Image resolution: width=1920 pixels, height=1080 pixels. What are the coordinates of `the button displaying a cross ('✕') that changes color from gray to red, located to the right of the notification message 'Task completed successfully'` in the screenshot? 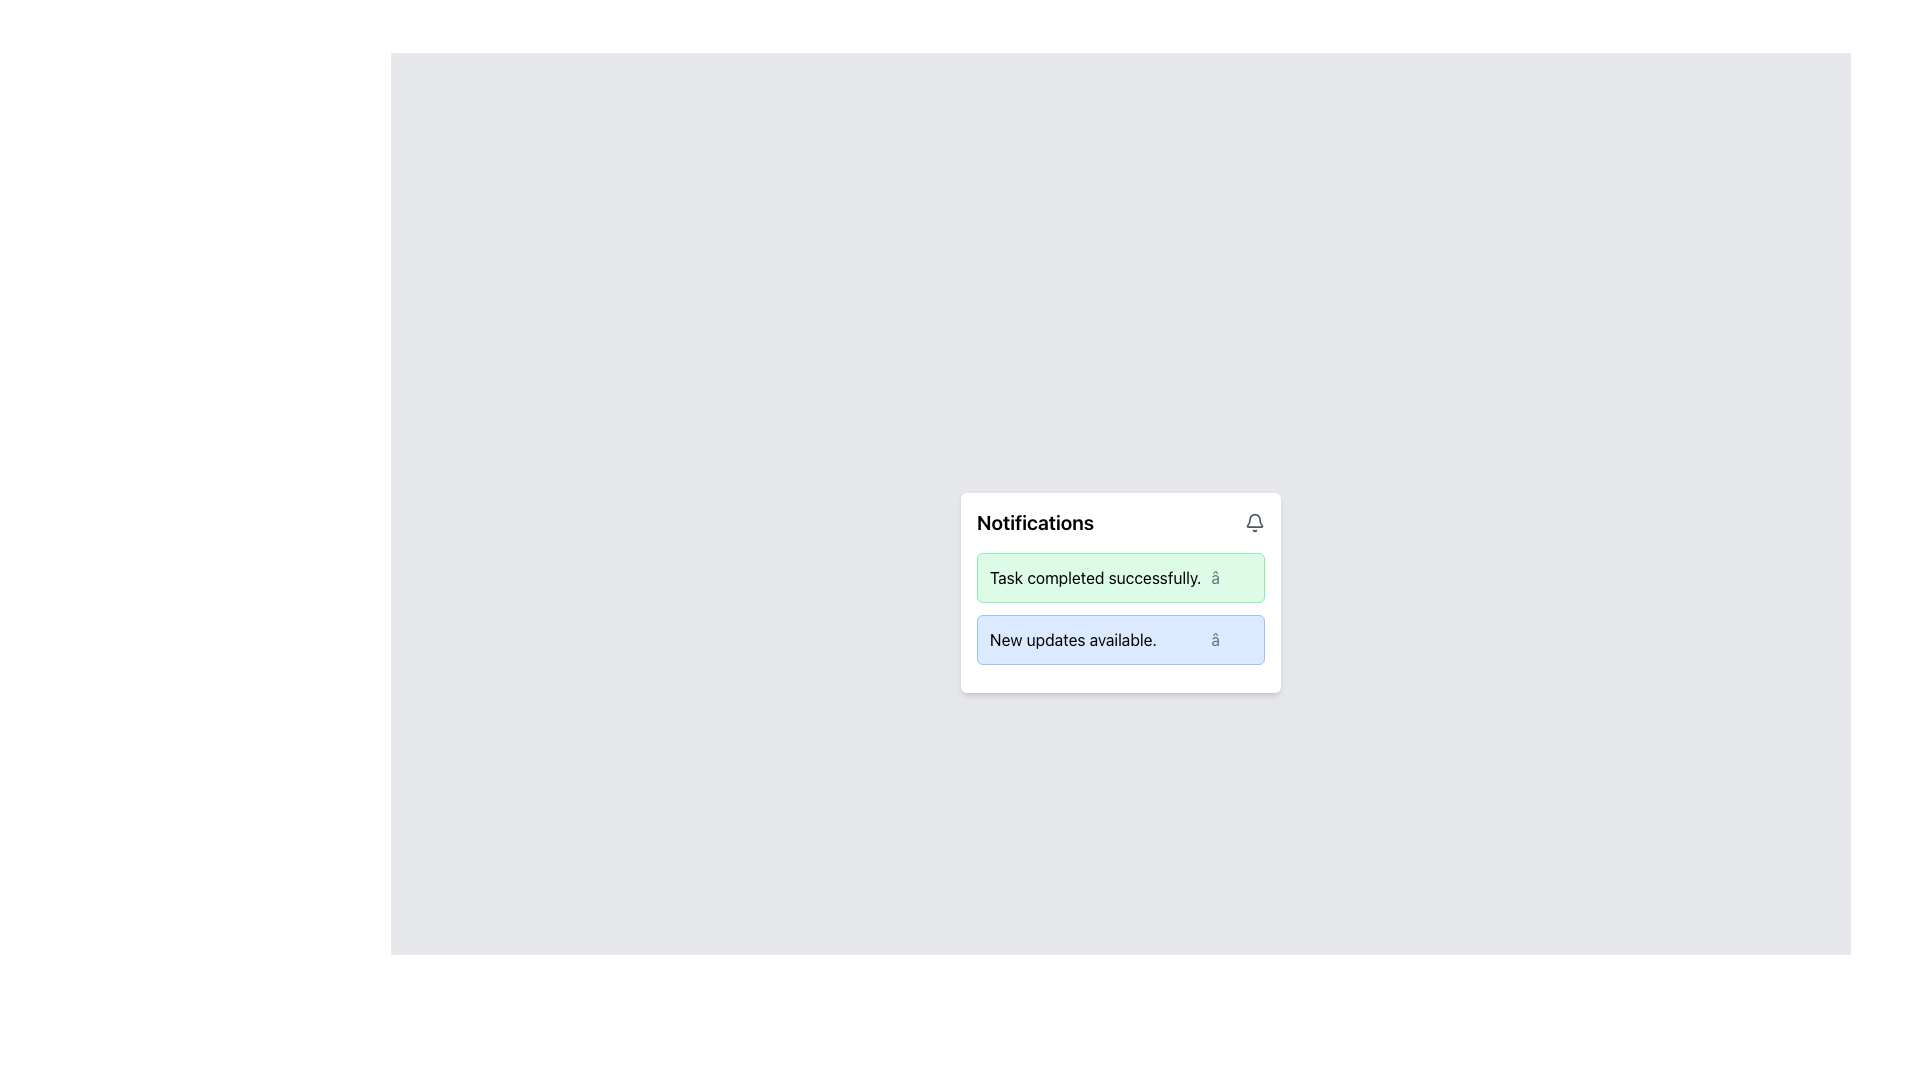 It's located at (1230, 578).